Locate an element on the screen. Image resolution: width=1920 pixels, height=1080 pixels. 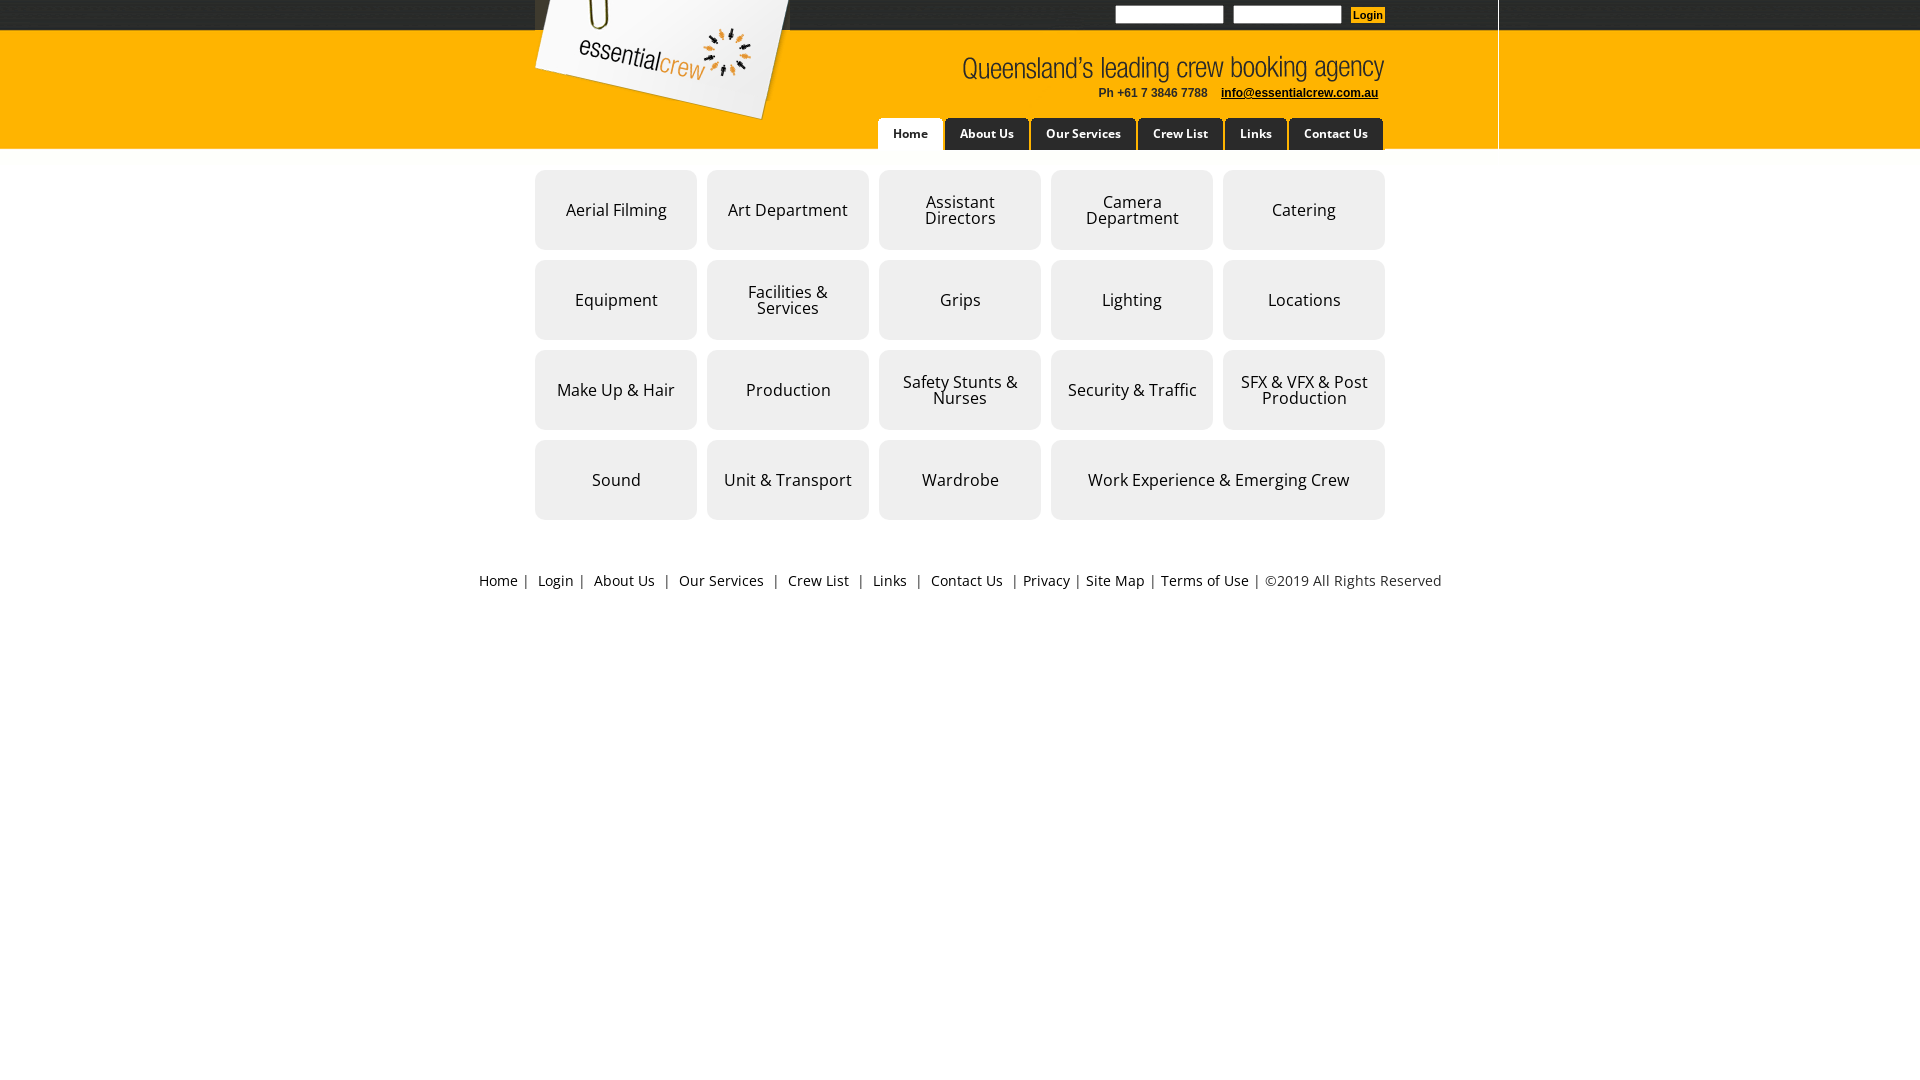
'Production' is located at coordinates (786, 389).